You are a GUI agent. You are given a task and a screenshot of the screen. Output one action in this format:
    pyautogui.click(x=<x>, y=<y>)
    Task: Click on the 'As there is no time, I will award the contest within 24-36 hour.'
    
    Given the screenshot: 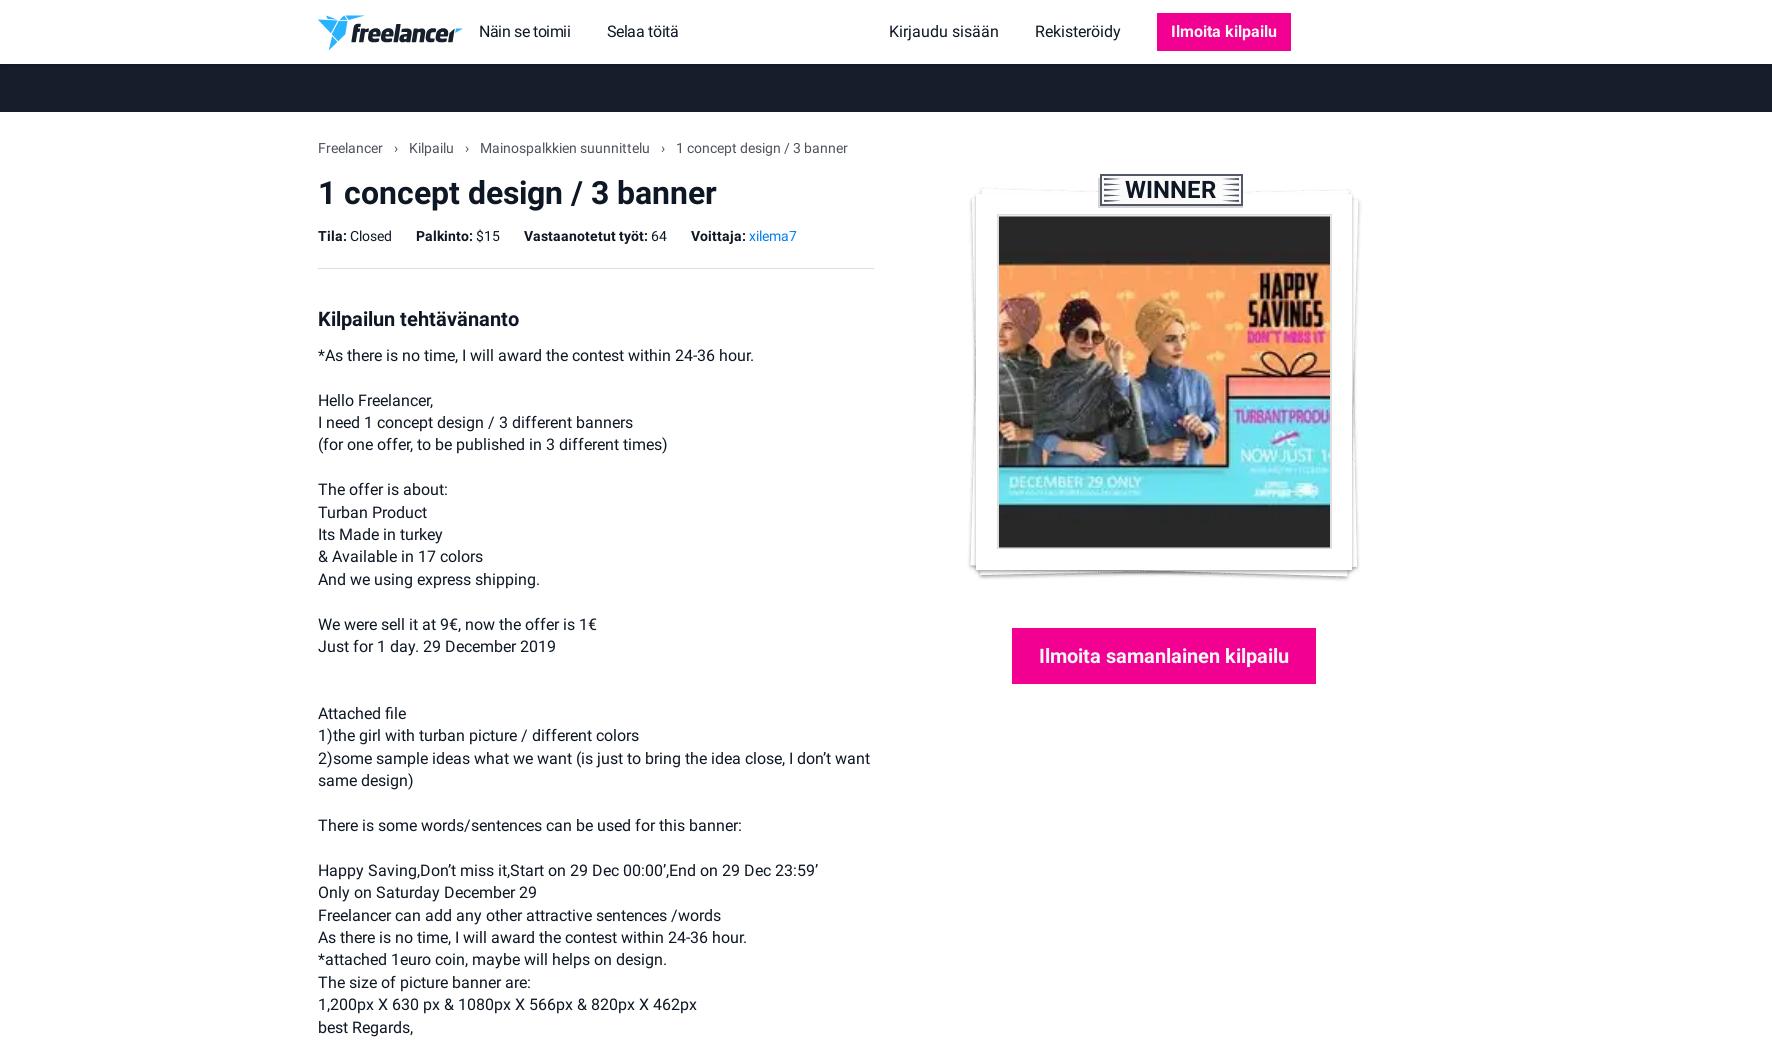 What is the action you would take?
    pyautogui.click(x=531, y=936)
    